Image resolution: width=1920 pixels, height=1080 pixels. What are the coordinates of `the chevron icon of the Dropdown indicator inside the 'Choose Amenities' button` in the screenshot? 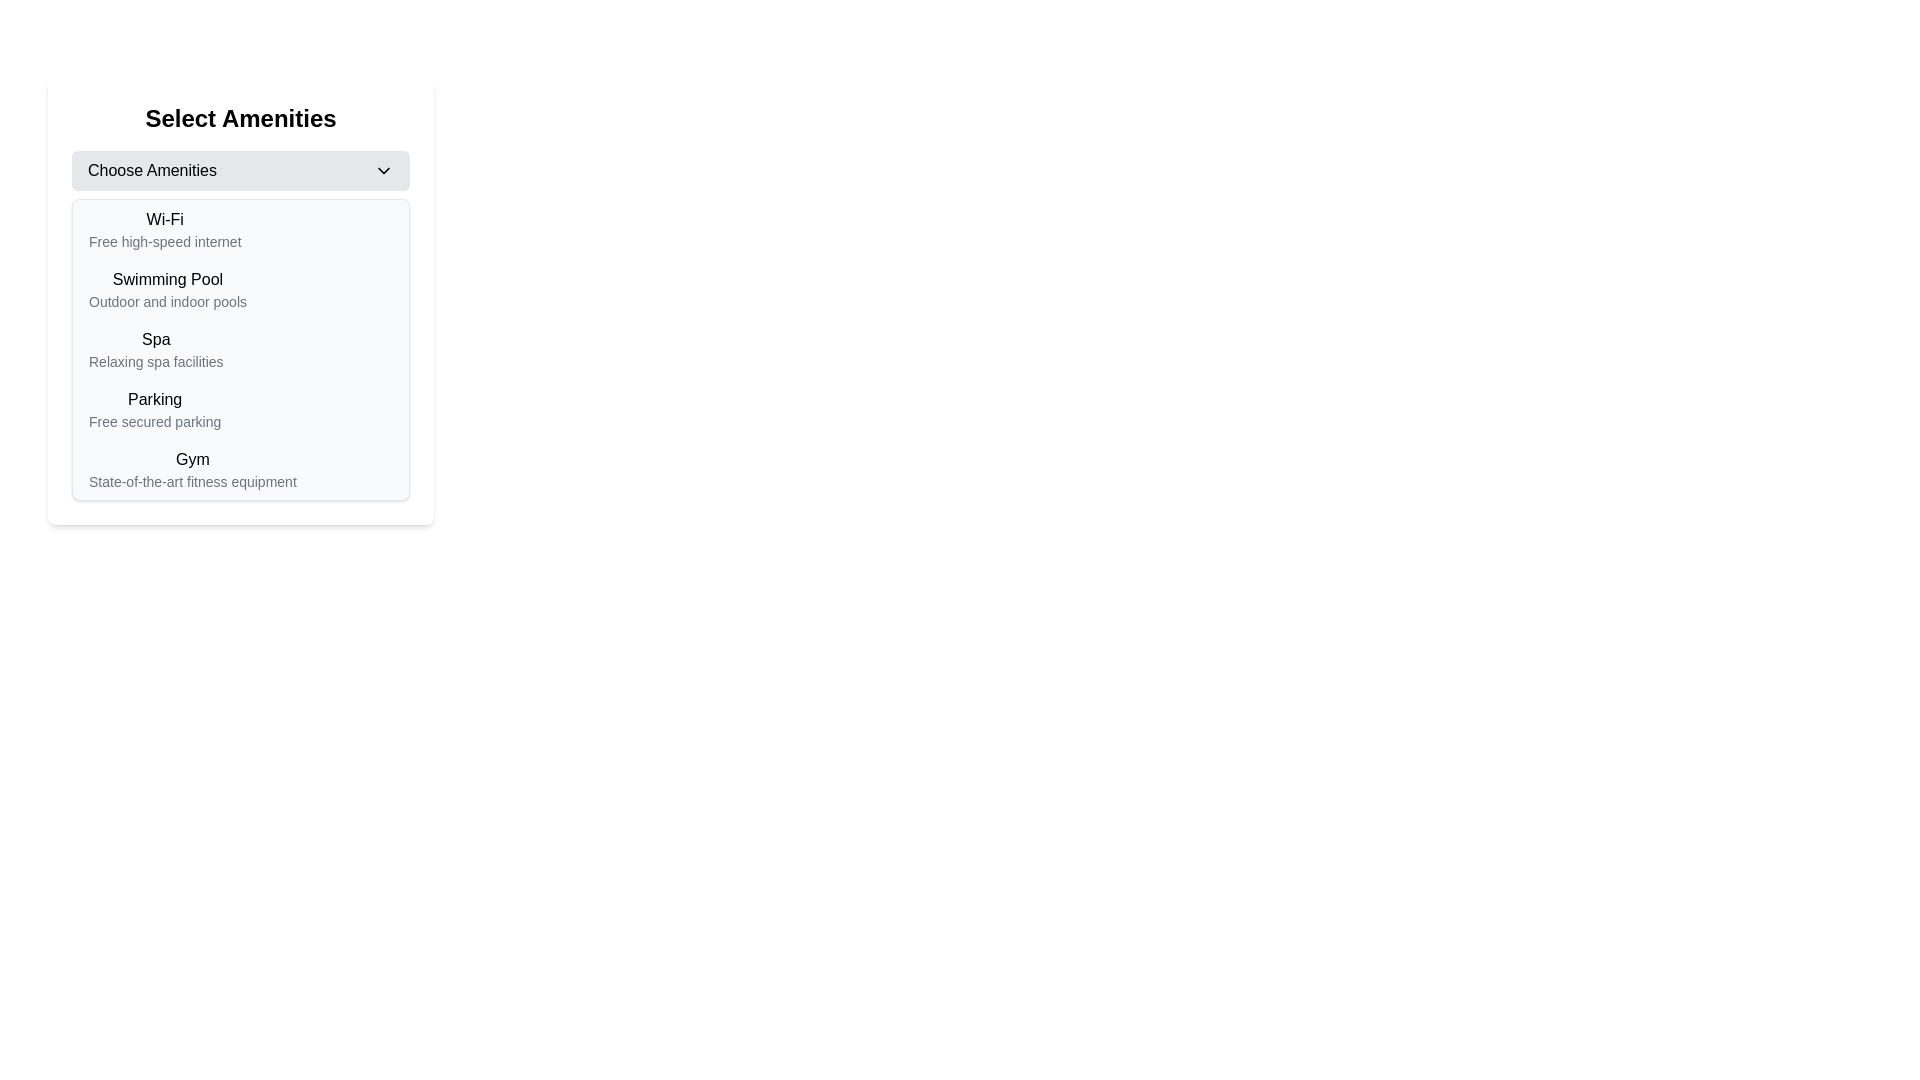 It's located at (384, 169).